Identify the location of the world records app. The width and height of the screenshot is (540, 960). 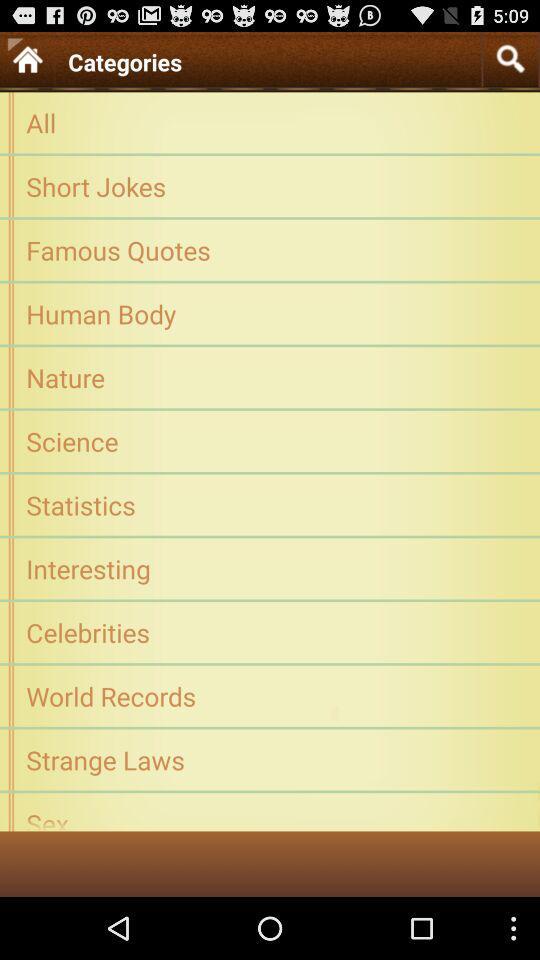
(270, 696).